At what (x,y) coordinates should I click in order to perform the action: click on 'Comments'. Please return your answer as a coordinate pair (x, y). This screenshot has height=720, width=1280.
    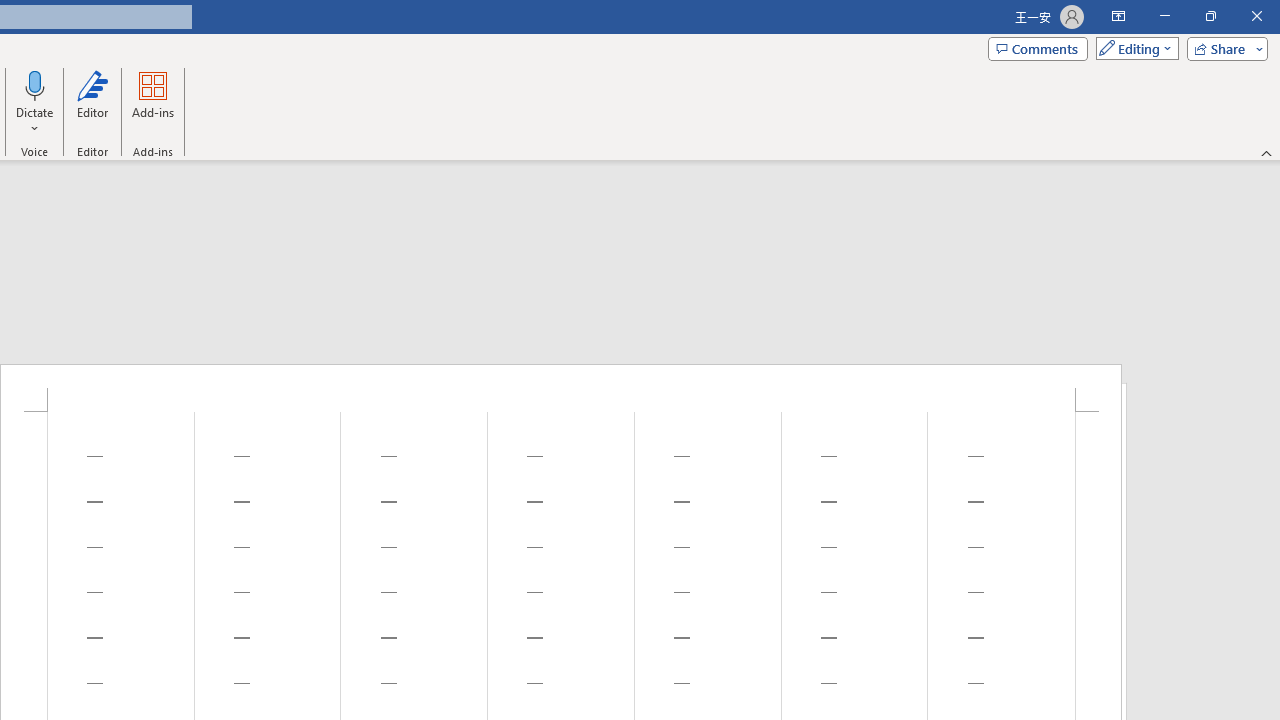
    Looking at the image, I should click on (1038, 47).